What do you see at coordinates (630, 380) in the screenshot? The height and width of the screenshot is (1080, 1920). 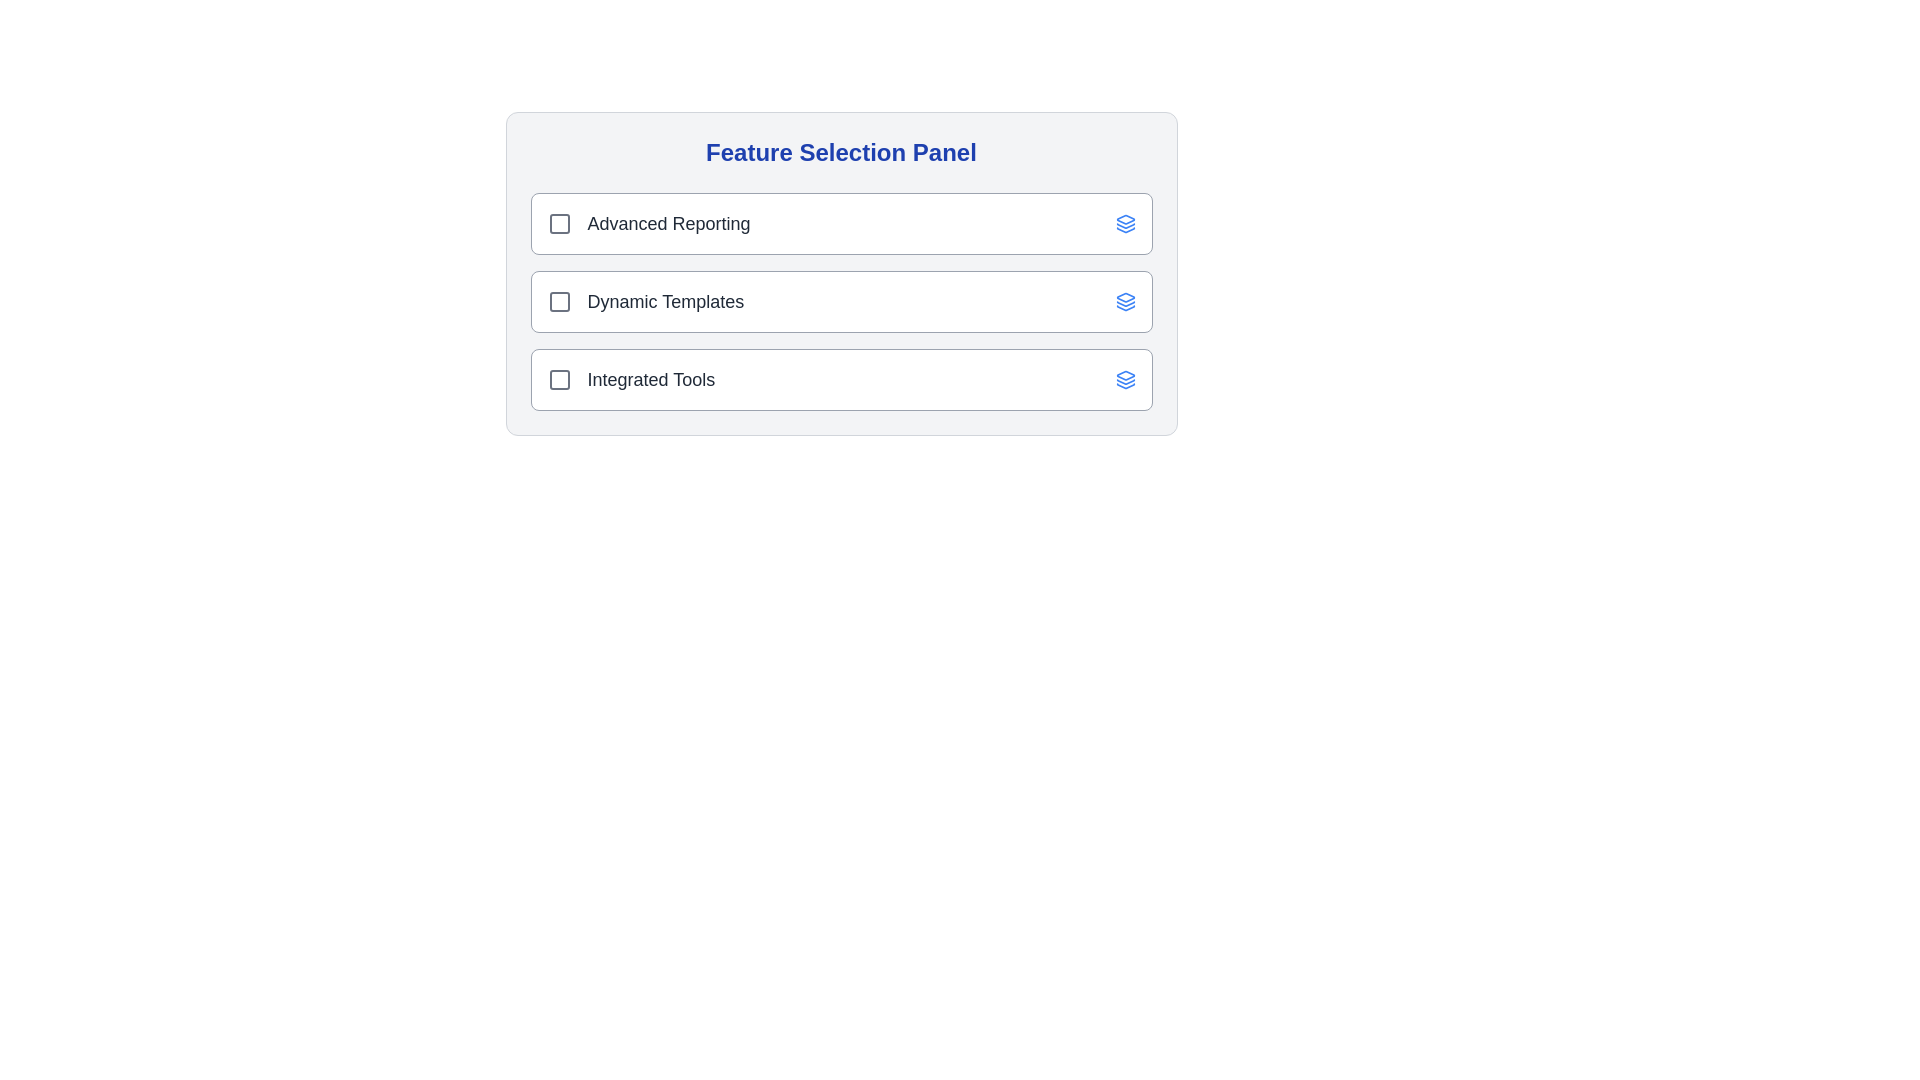 I see `the 'Integrated Tools' checkbox with text label in the 'Feature Selection Panel'` at bounding box center [630, 380].